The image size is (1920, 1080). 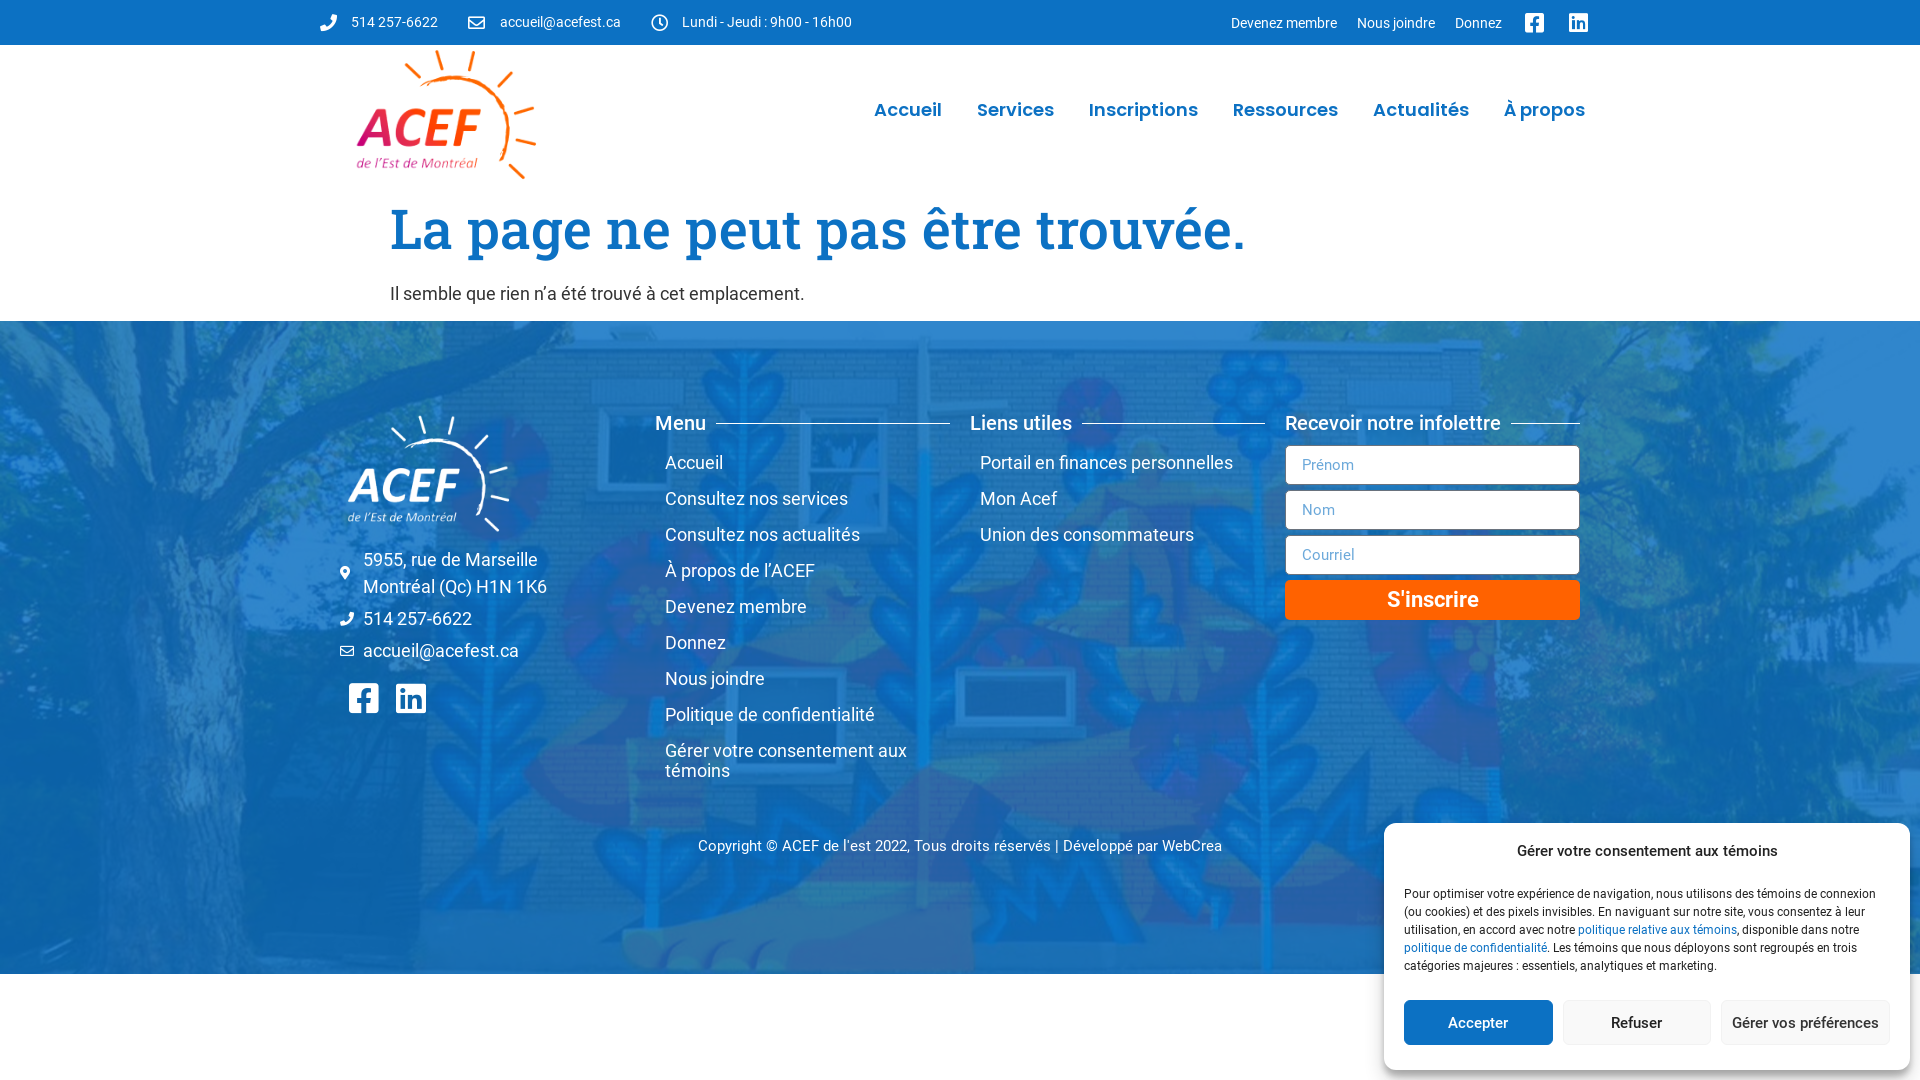 What do you see at coordinates (1636, 1022) in the screenshot?
I see `'Refuser'` at bounding box center [1636, 1022].